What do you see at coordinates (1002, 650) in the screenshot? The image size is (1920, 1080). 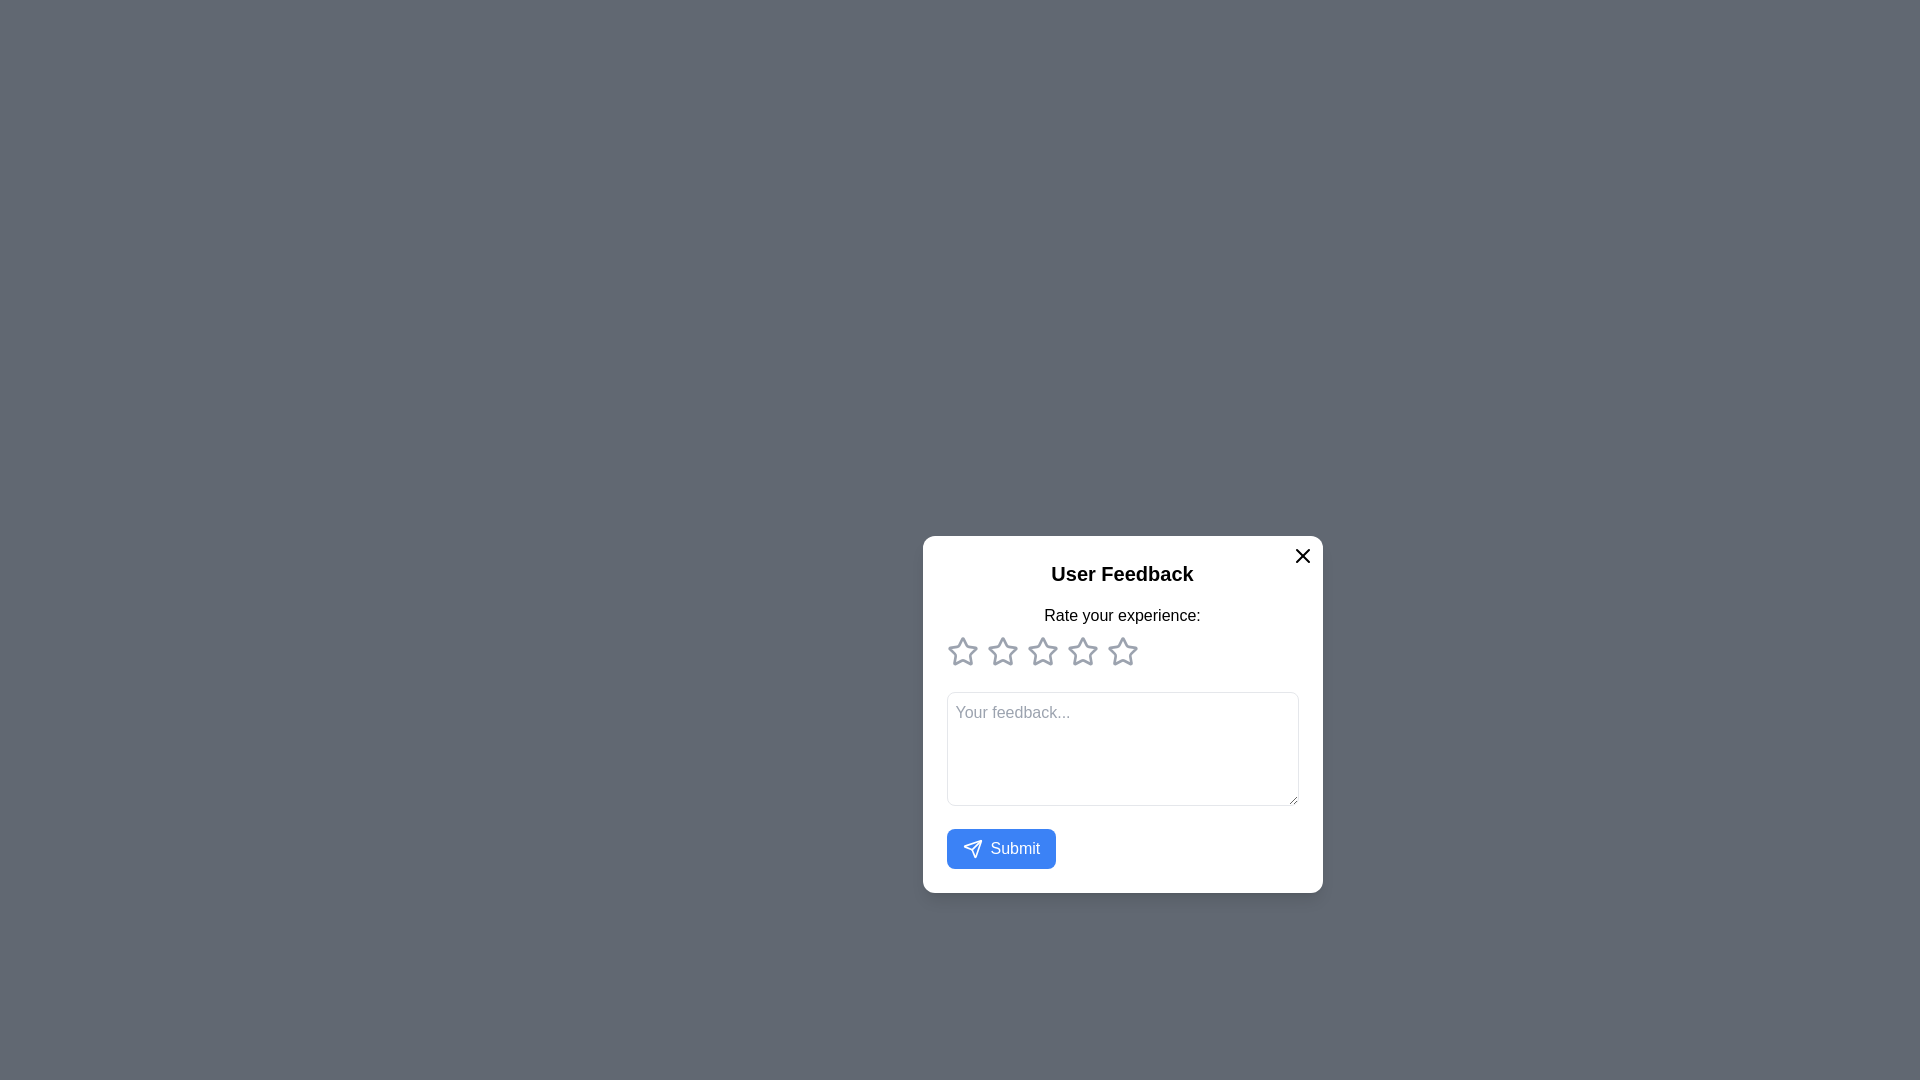 I see `on the second star icon in the rating row of the 'Rate your experience' dialog` at bounding box center [1002, 650].